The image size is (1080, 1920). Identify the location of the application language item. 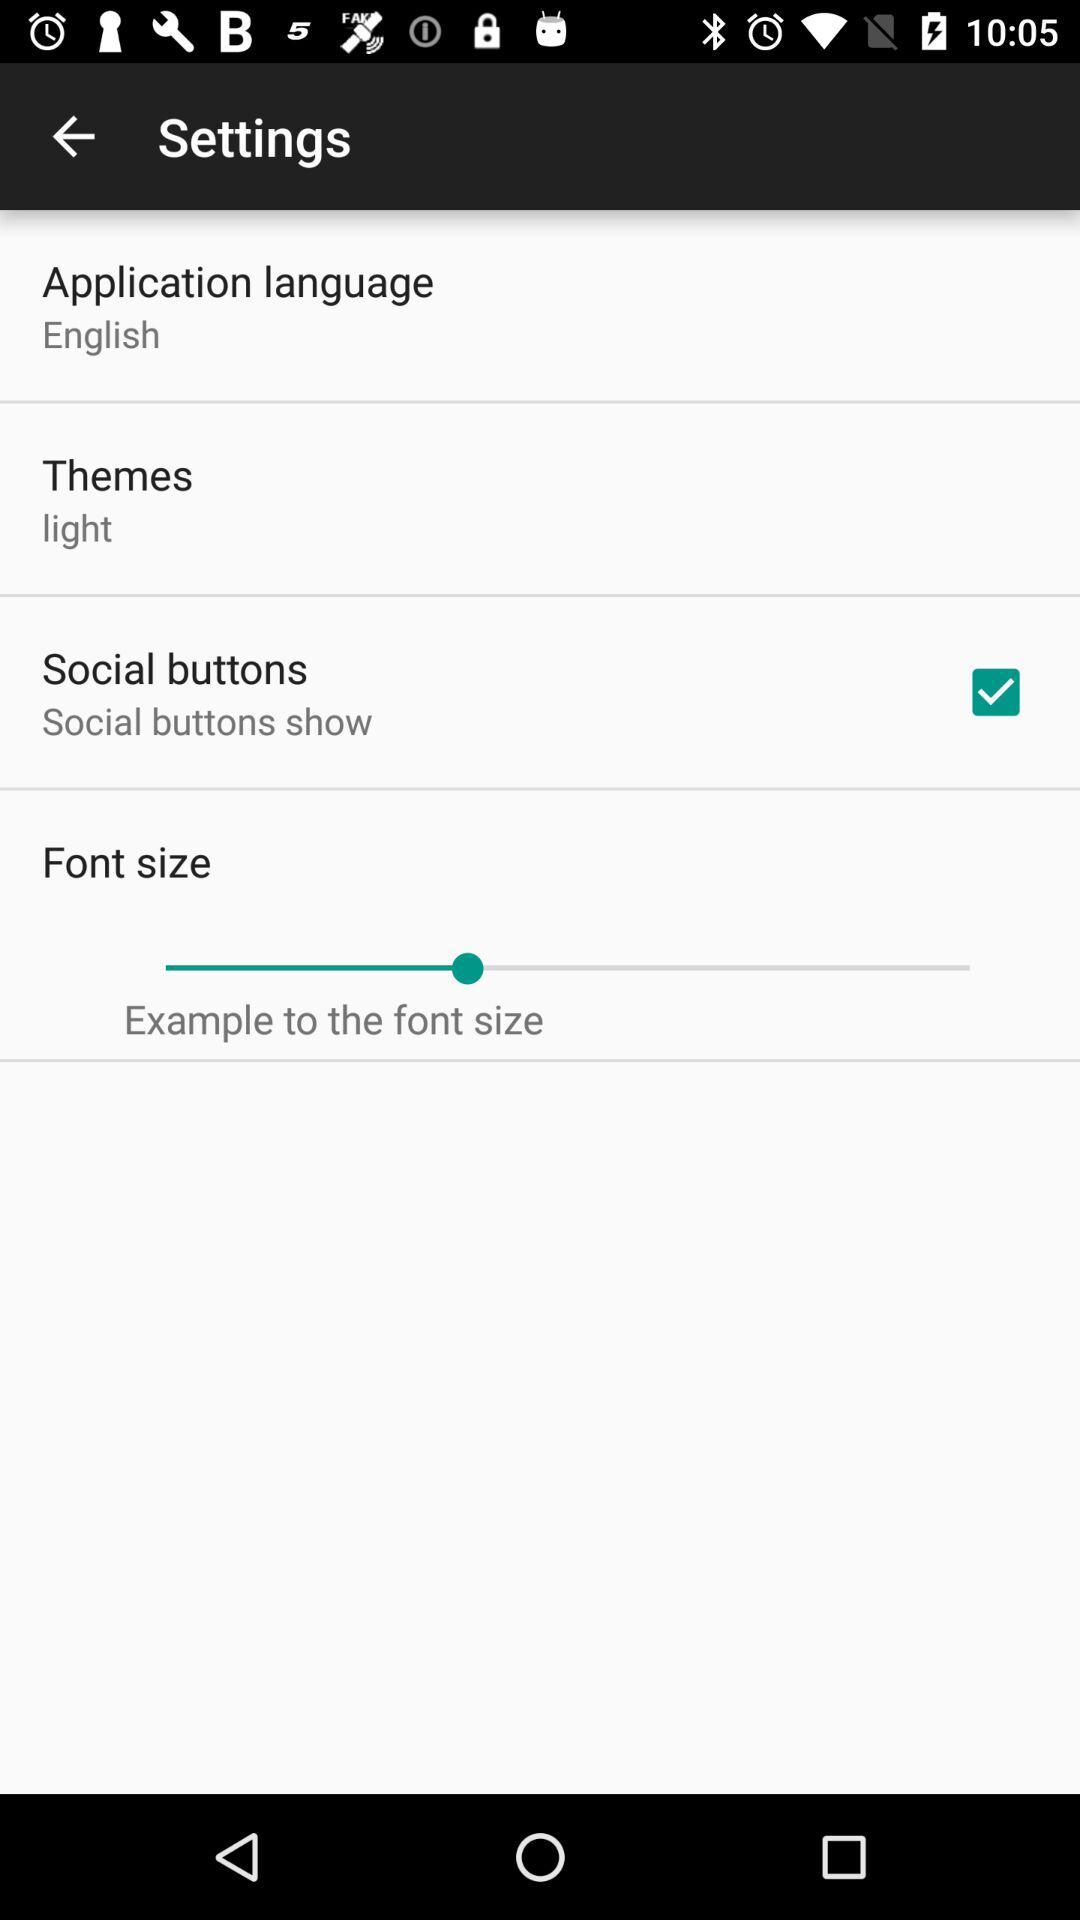
(237, 279).